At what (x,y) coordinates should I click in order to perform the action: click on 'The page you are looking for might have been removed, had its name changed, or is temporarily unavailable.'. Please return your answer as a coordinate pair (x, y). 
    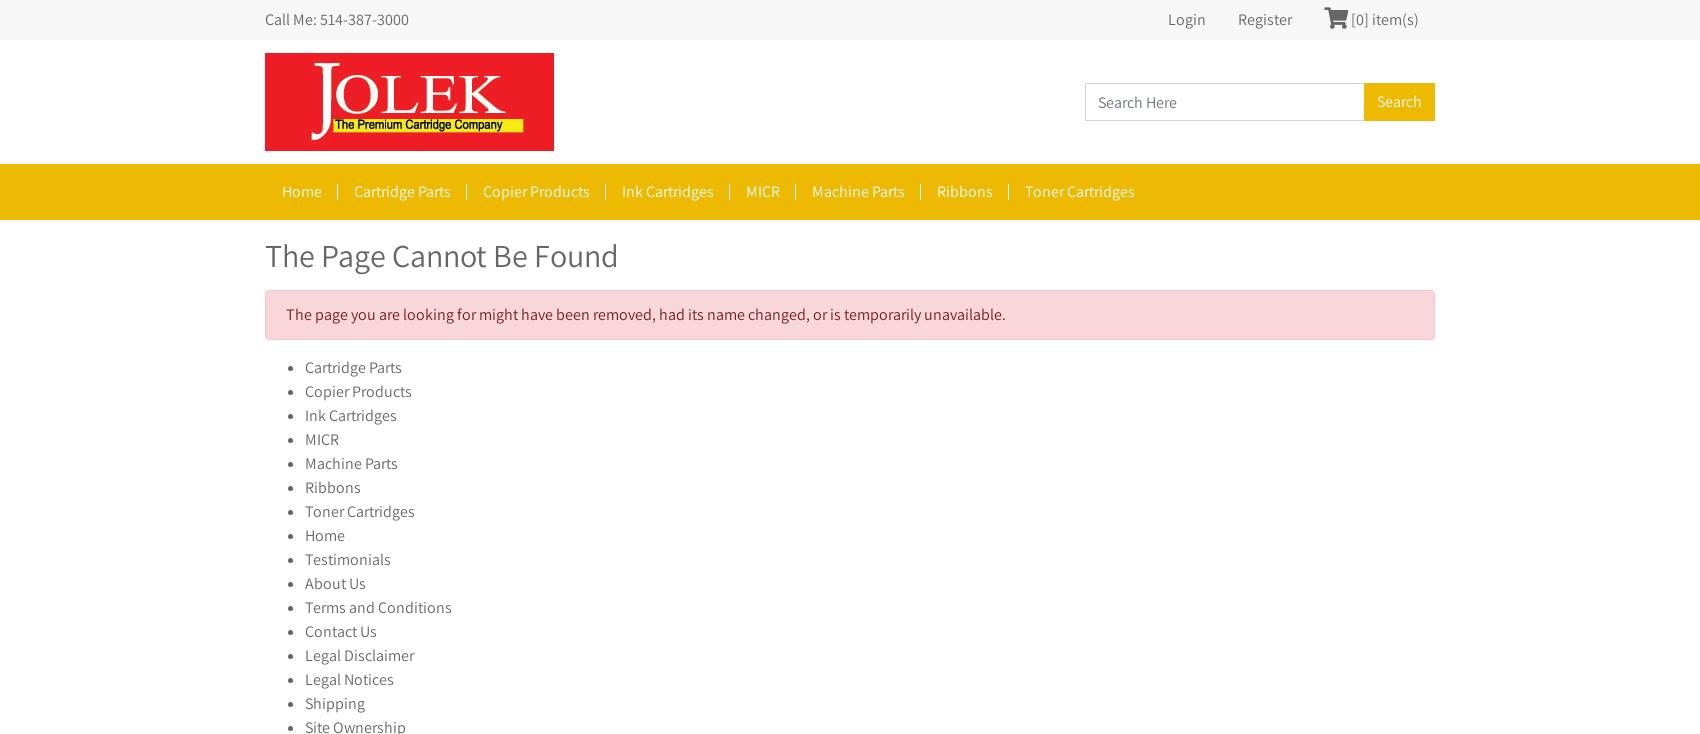
    Looking at the image, I should click on (646, 314).